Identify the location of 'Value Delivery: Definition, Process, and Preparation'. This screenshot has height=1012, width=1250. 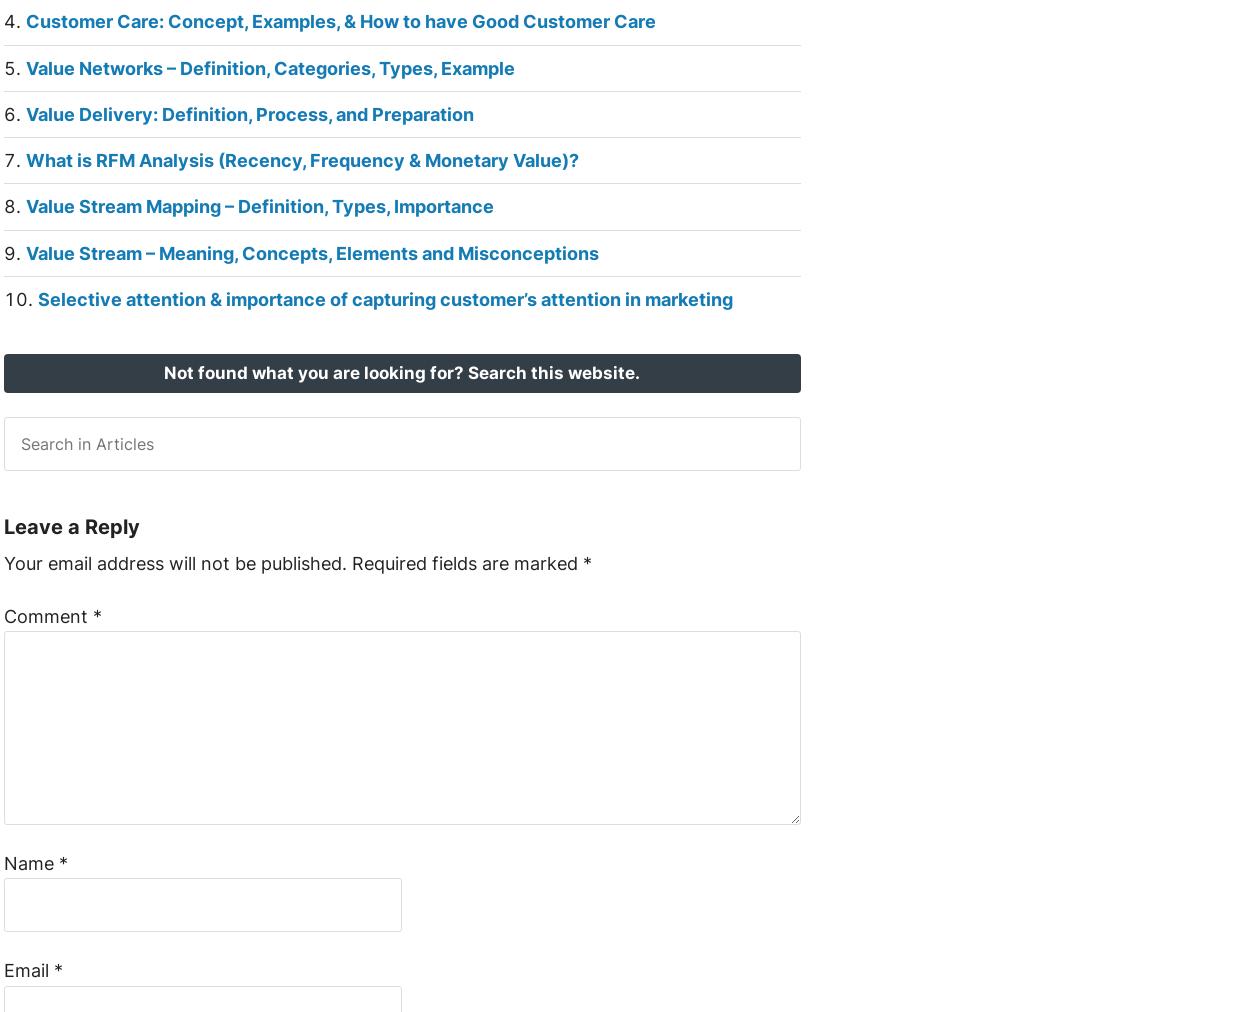
(247, 112).